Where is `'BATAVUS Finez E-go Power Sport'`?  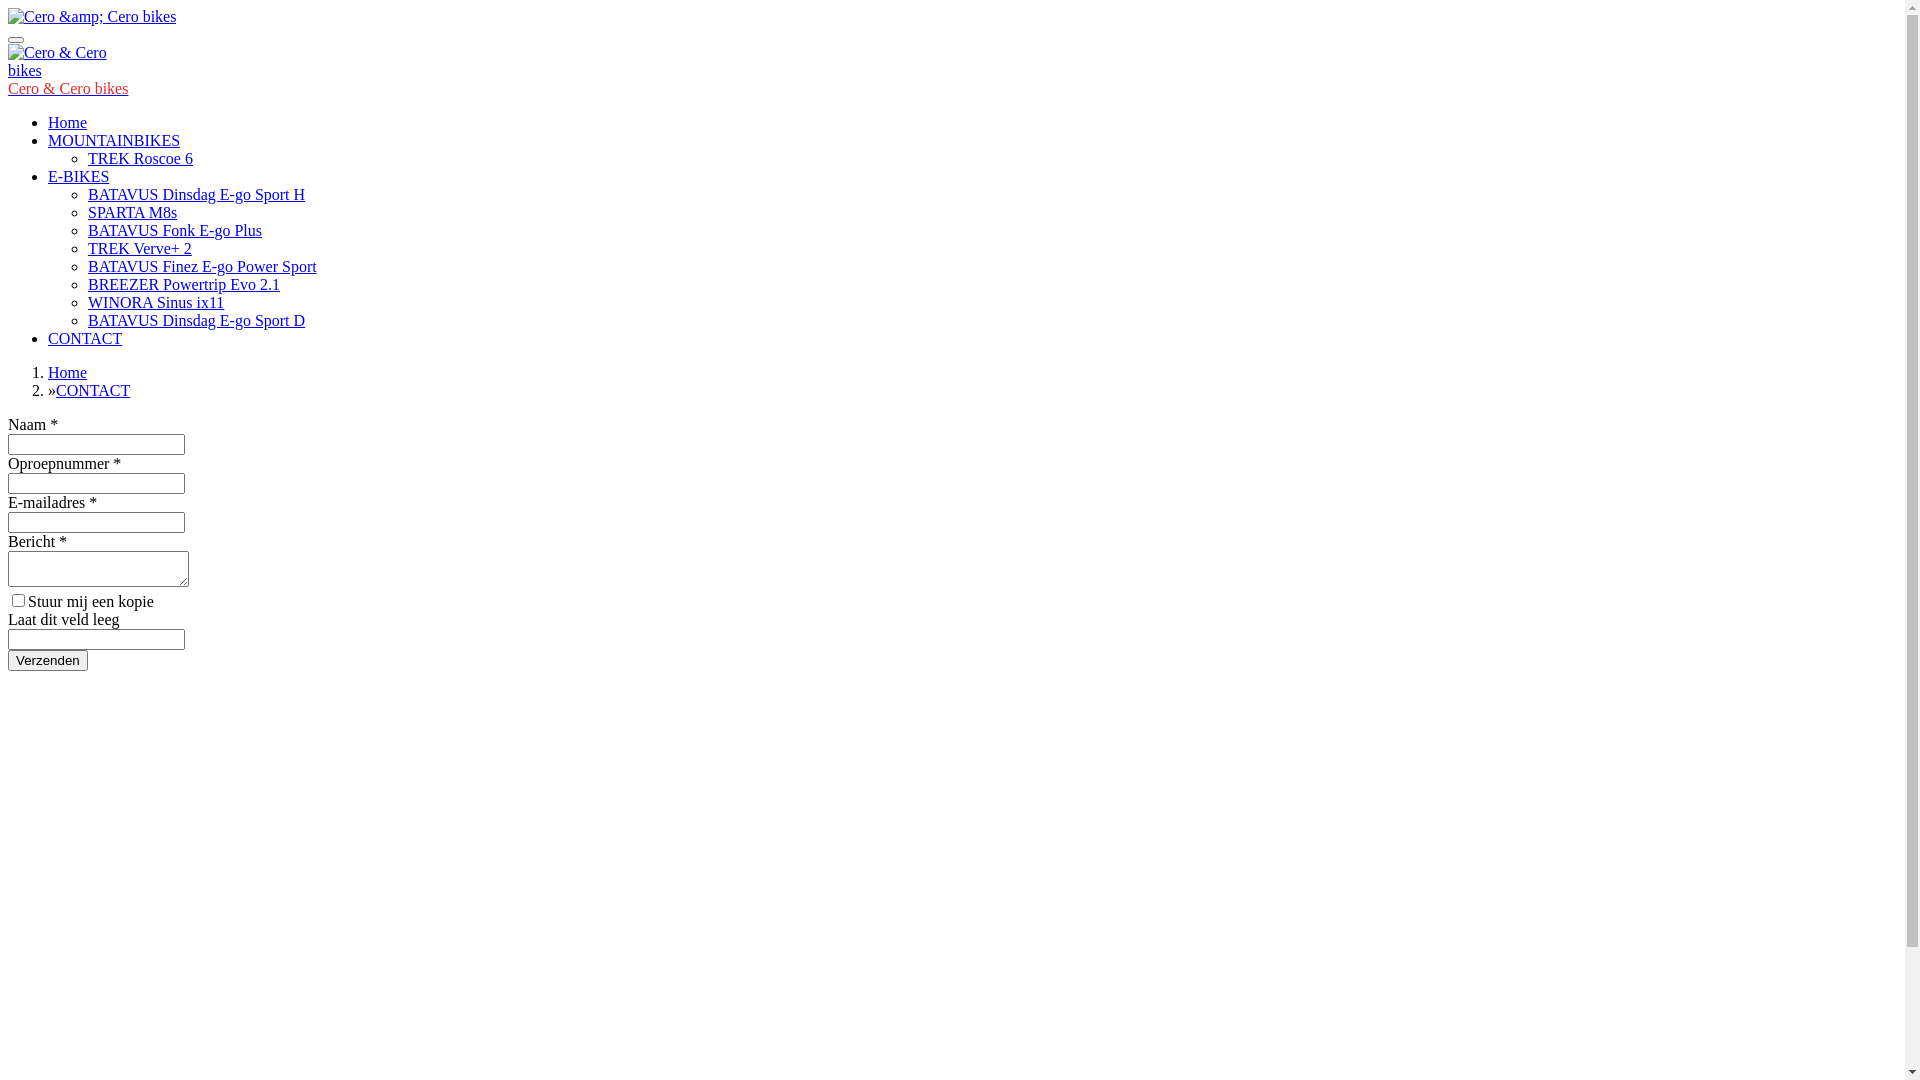 'BATAVUS Finez E-go Power Sport' is located at coordinates (202, 265).